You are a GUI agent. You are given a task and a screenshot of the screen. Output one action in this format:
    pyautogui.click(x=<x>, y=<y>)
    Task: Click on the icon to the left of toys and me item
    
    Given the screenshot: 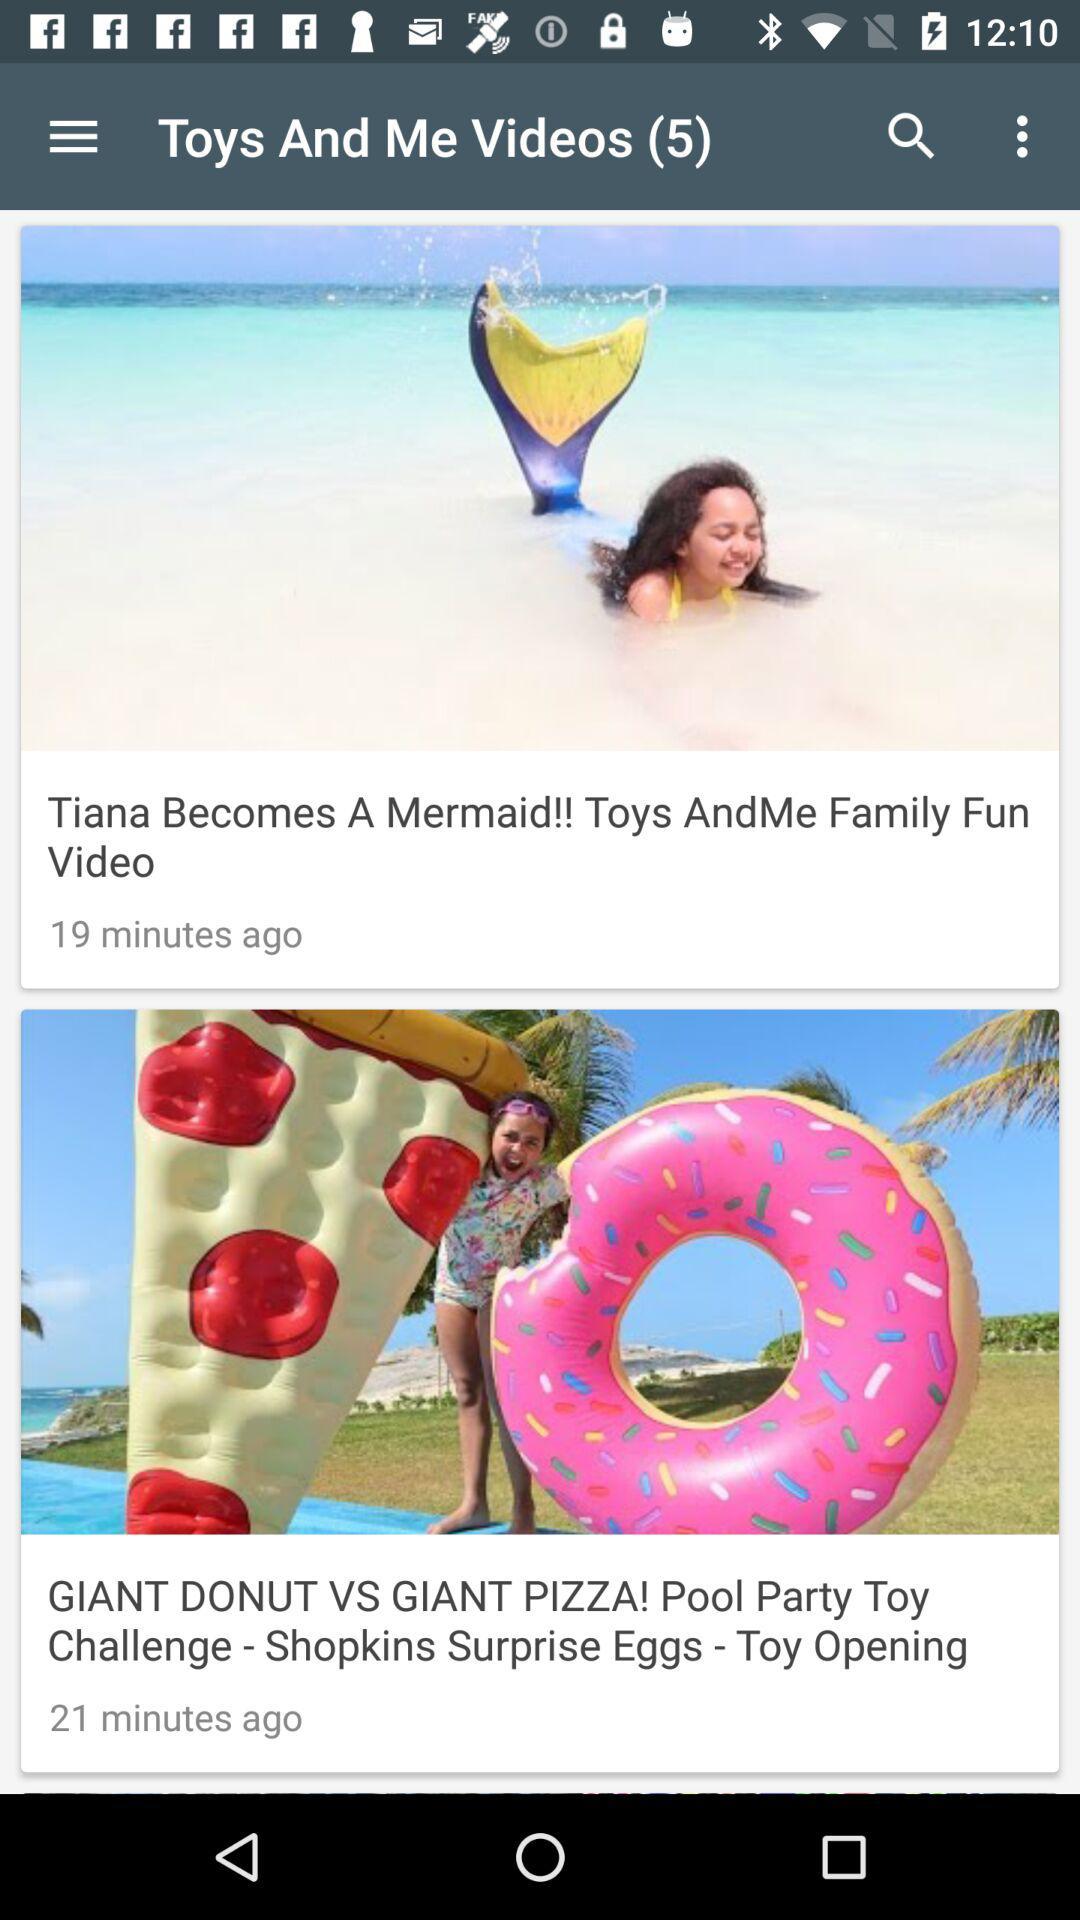 What is the action you would take?
    pyautogui.click(x=72, y=135)
    